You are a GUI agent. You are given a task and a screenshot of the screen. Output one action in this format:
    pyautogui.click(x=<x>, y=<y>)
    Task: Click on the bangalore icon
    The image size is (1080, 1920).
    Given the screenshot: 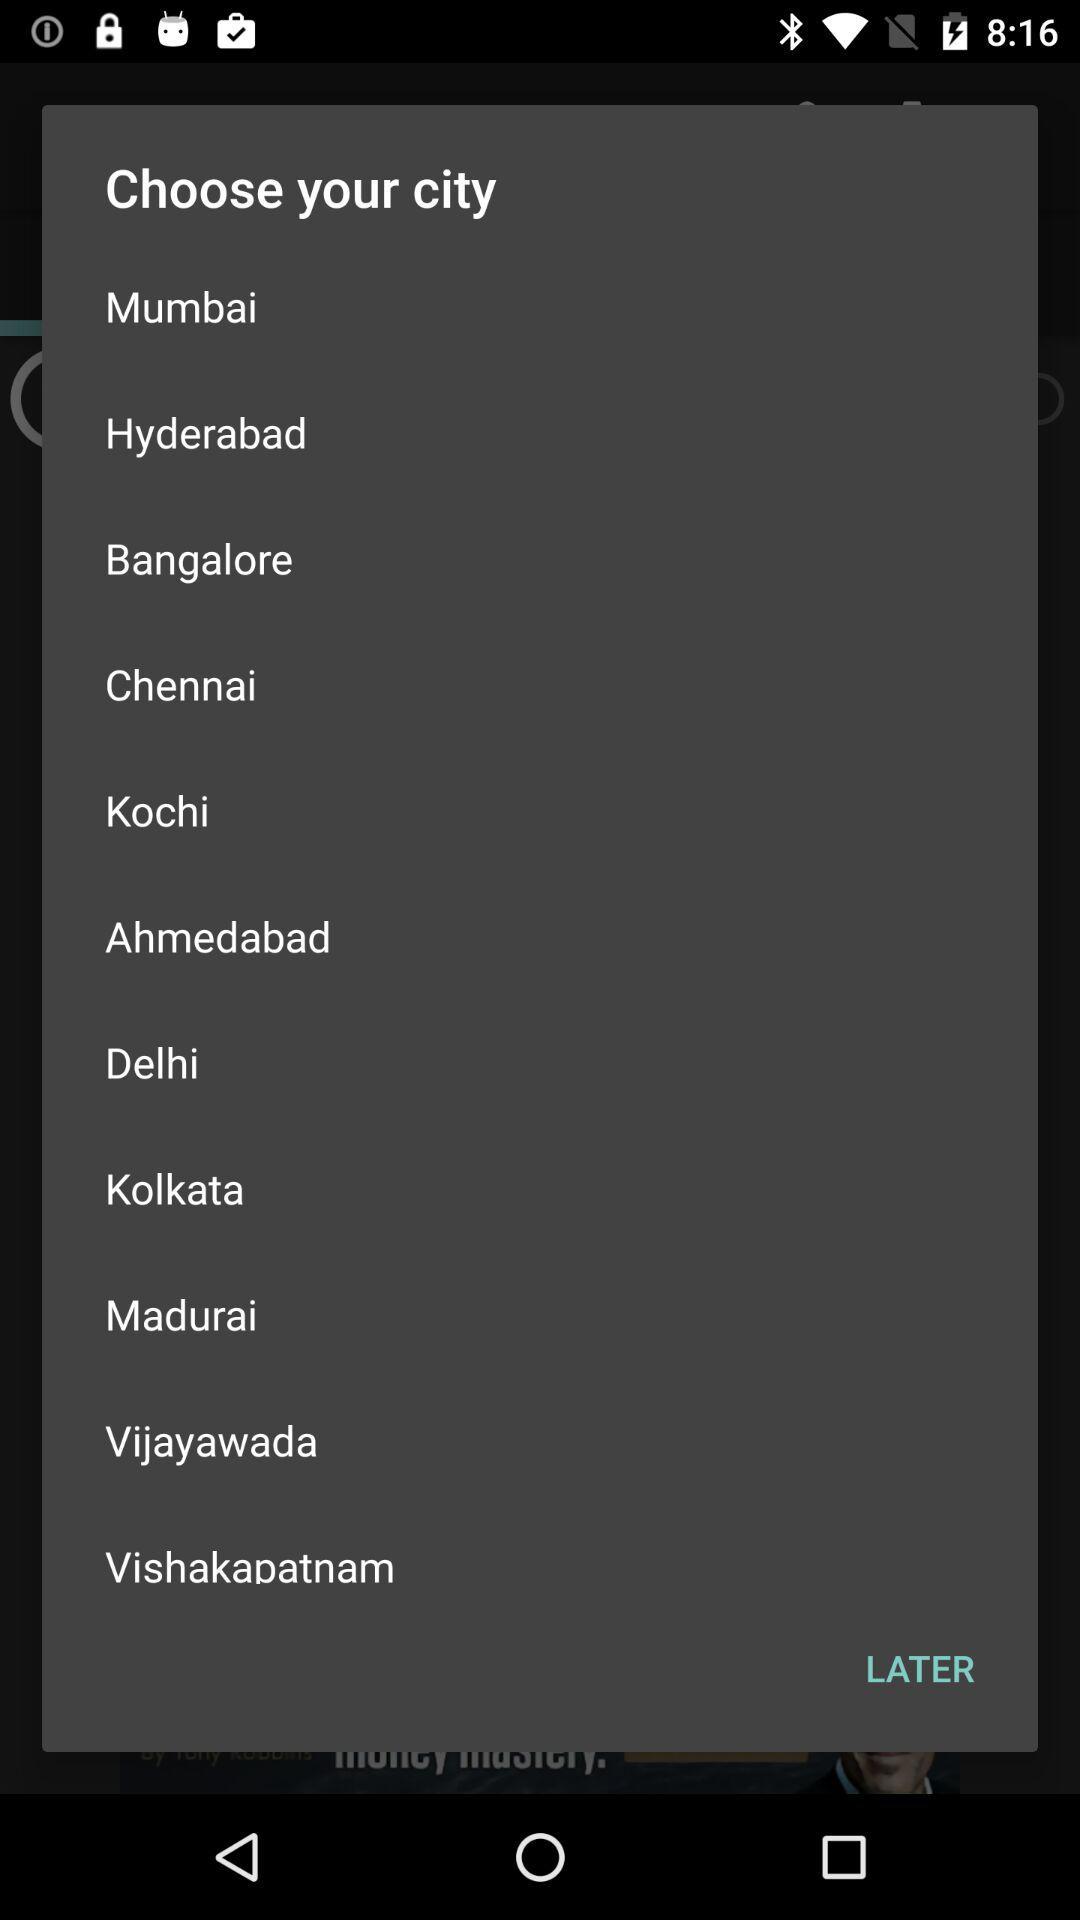 What is the action you would take?
    pyautogui.click(x=540, y=557)
    